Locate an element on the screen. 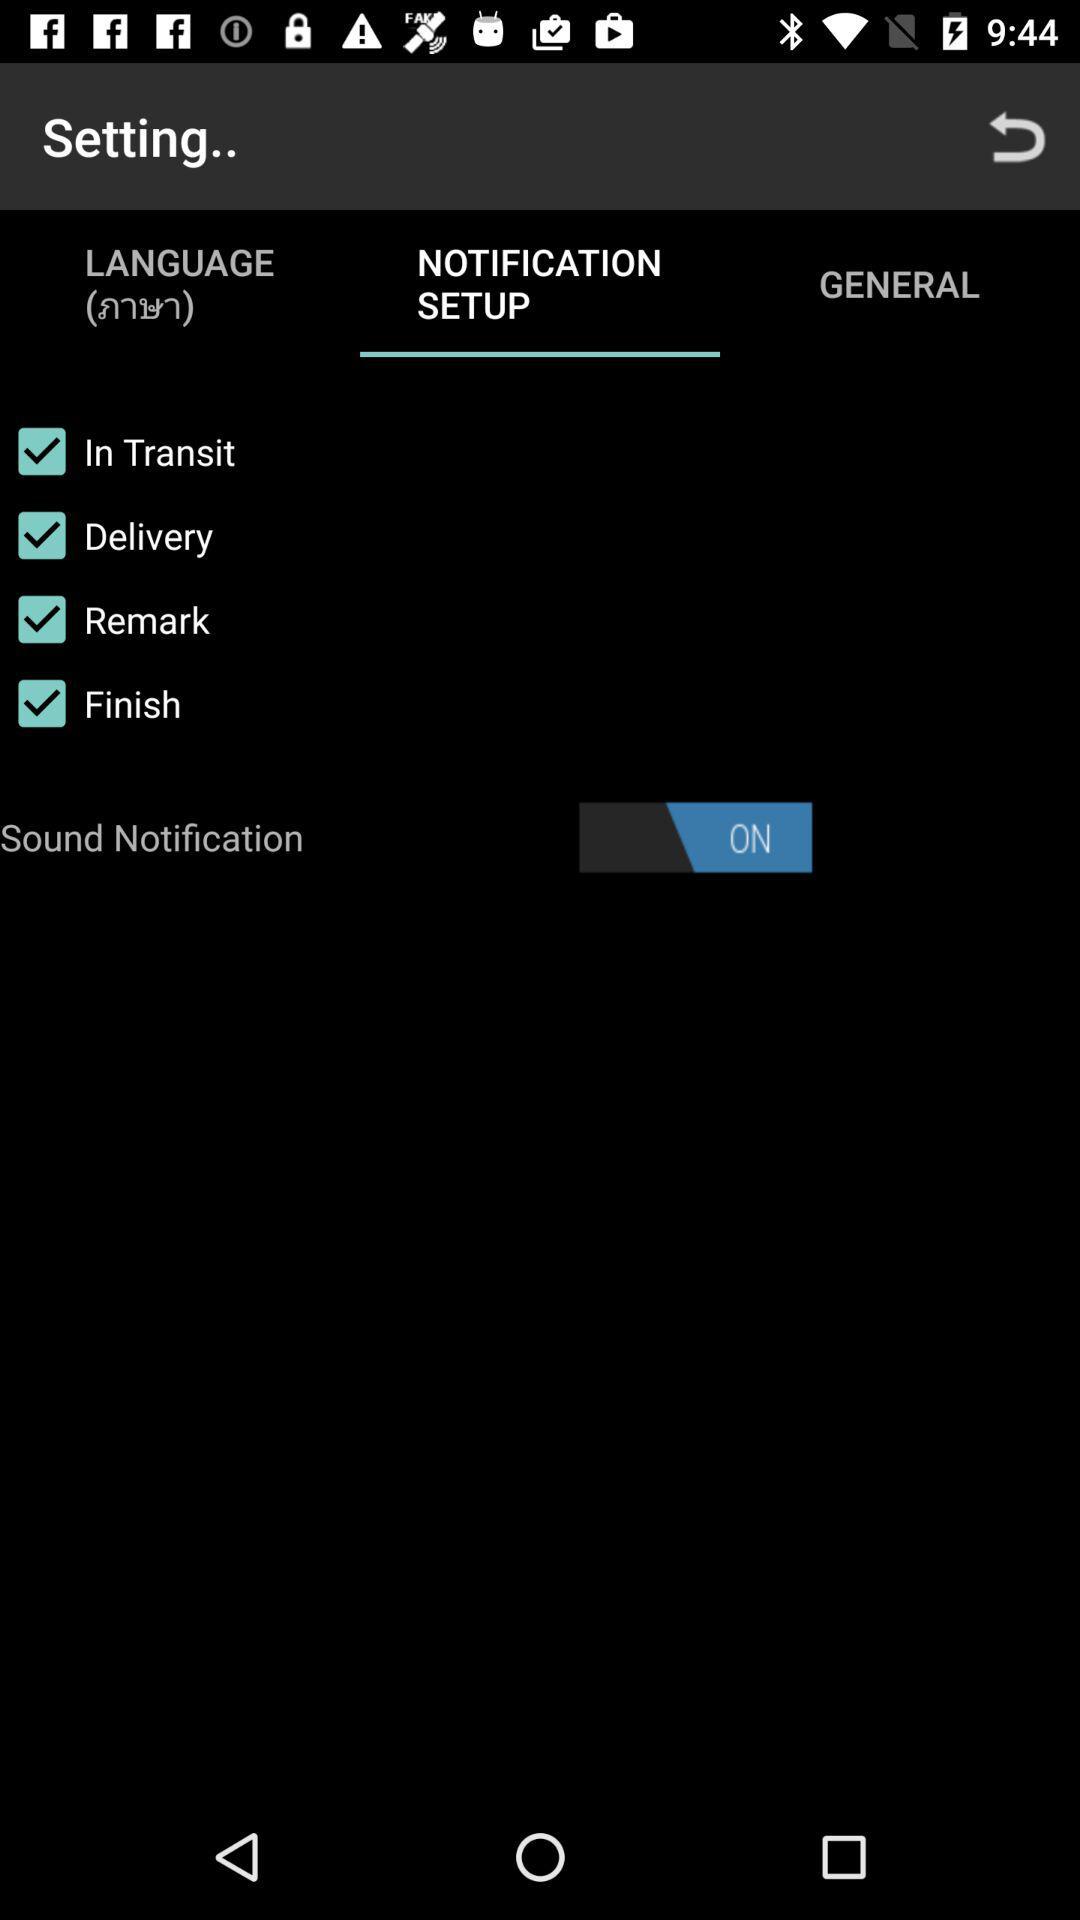 The width and height of the screenshot is (1080, 1920). the item below remark item is located at coordinates (90, 703).